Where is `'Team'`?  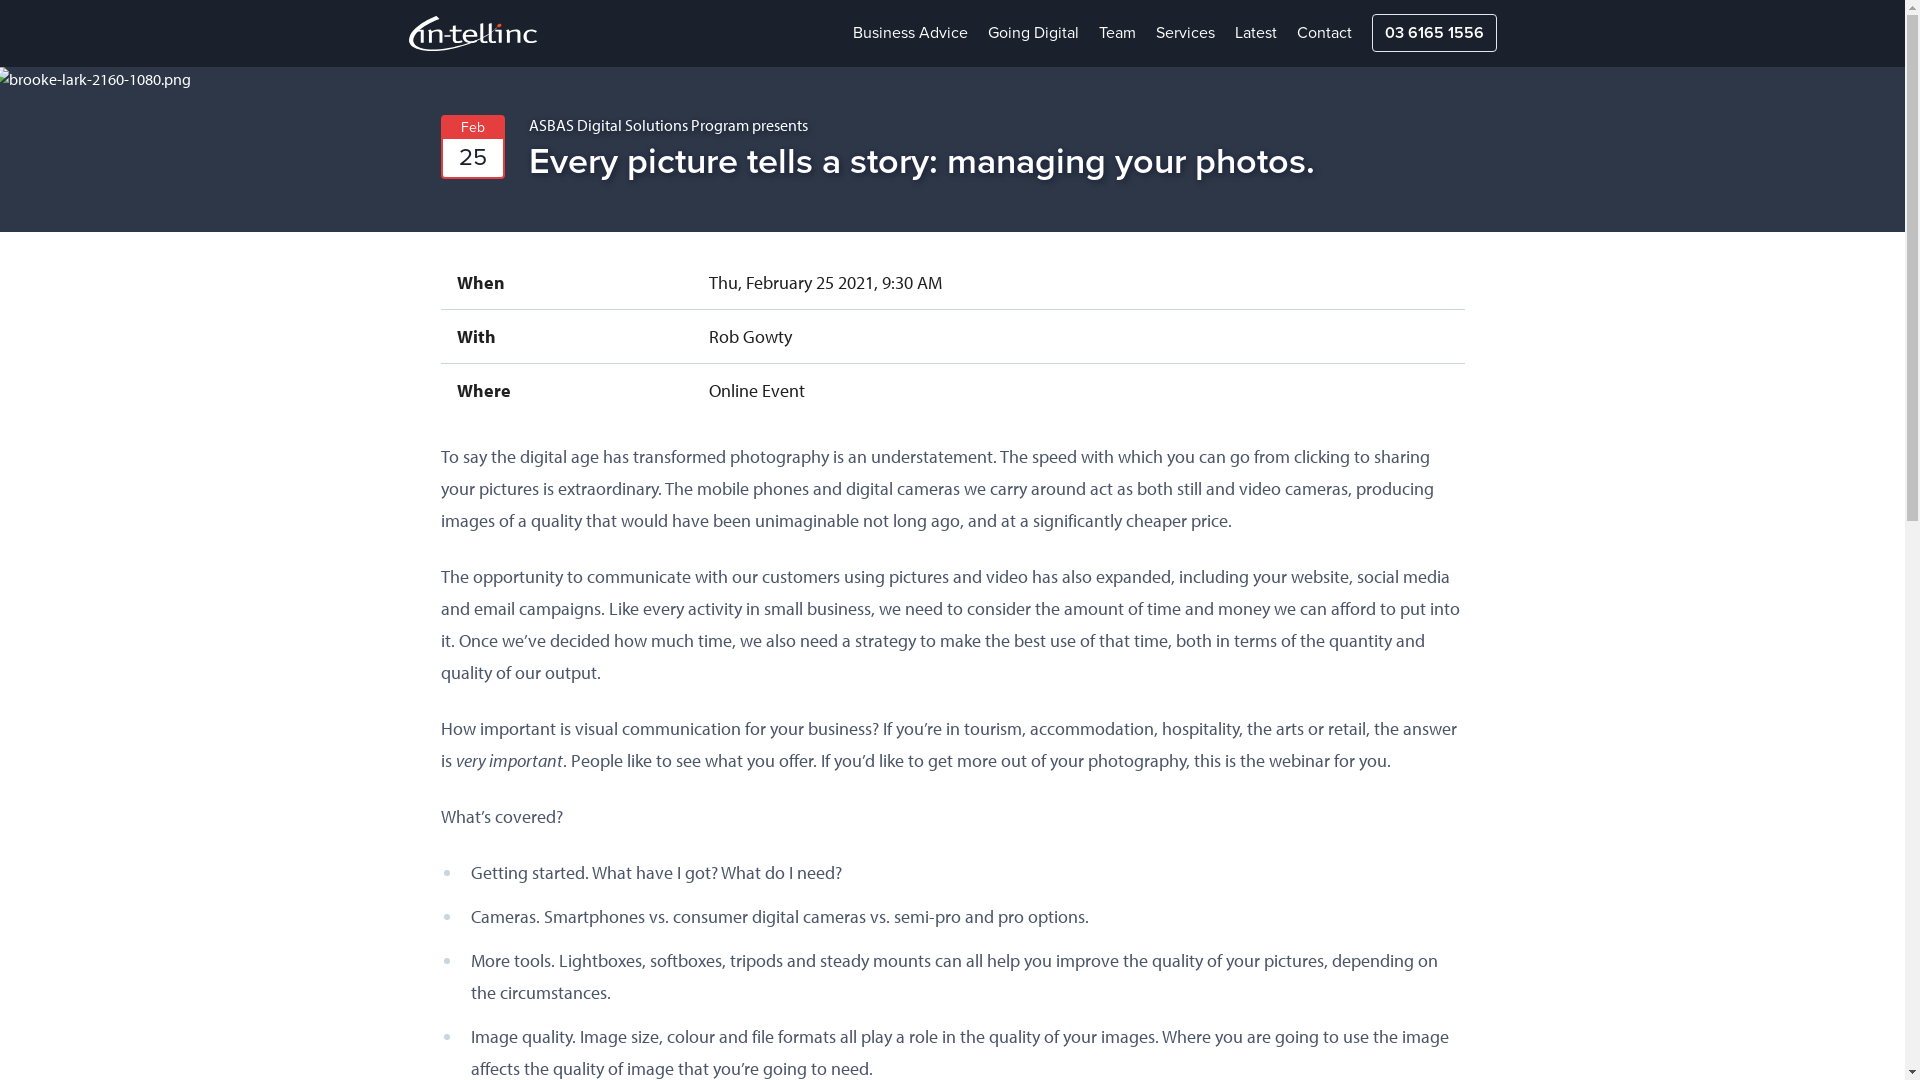 'Team' is located at coordinates (1115, 33).